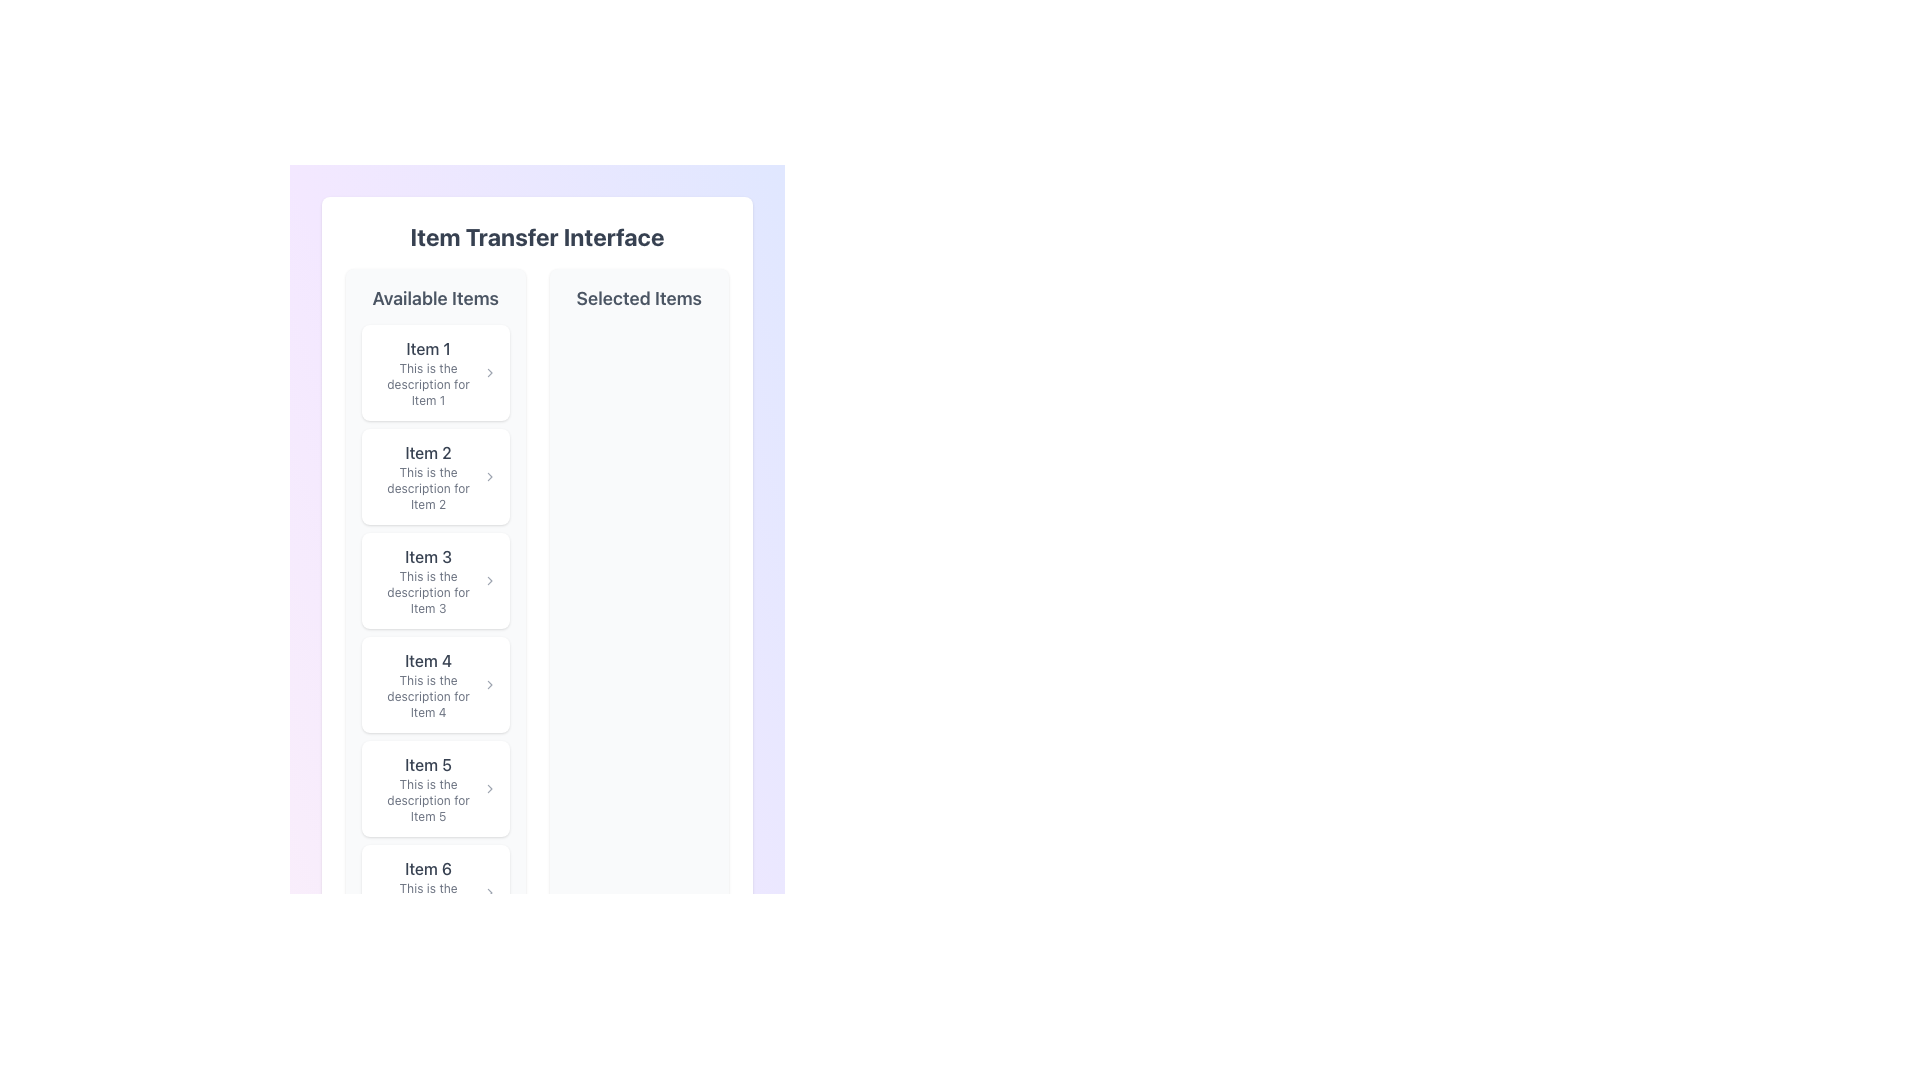  I want to click on the first list item with text and an icon in the Available Items column of the Item Transfer Interface, so click(434, 373).